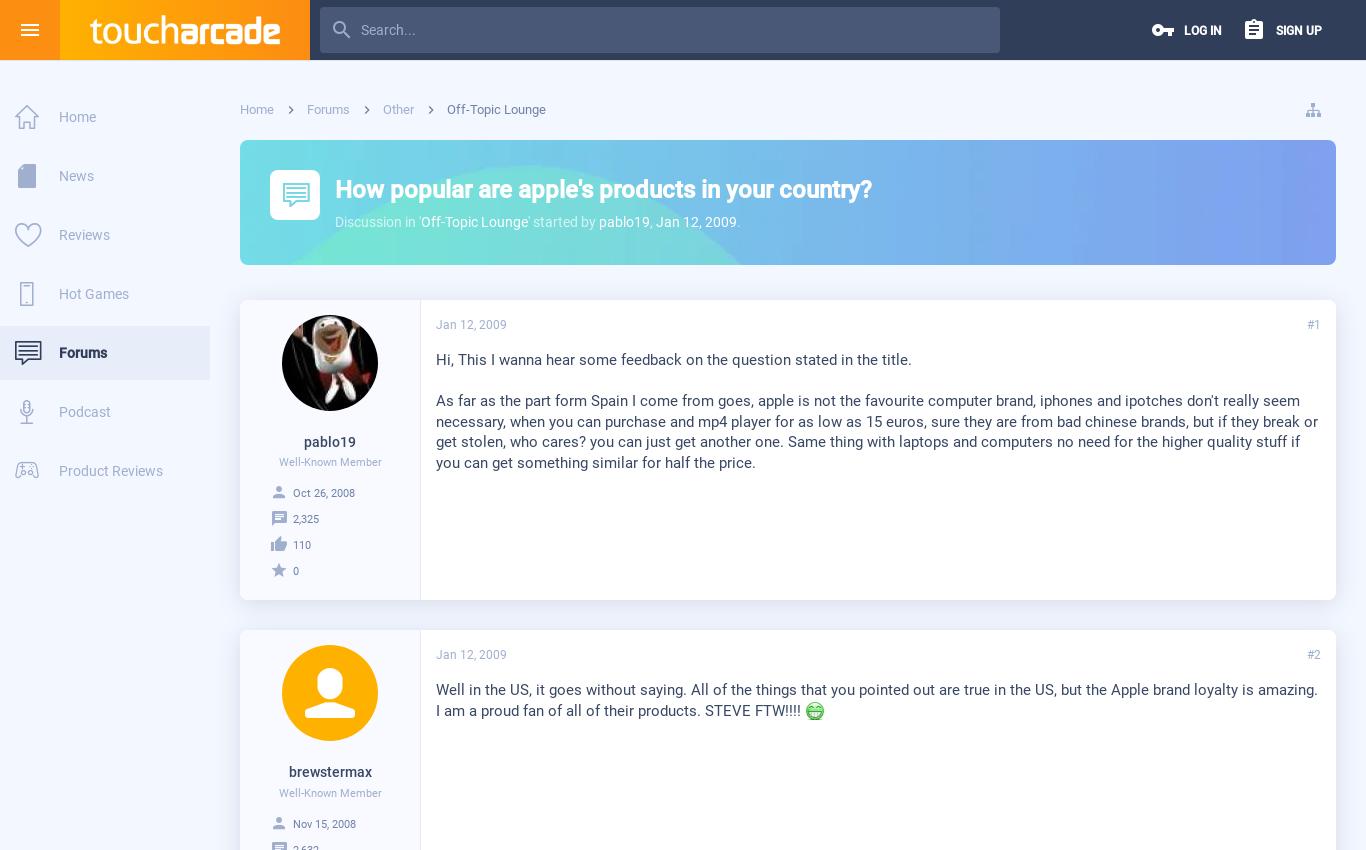 The image size is (1366, 850). What do you see at coordinates (474, 221) in the screenshot?
I see `'Off-Topic Lounge'` at bounding box center [474, 221].